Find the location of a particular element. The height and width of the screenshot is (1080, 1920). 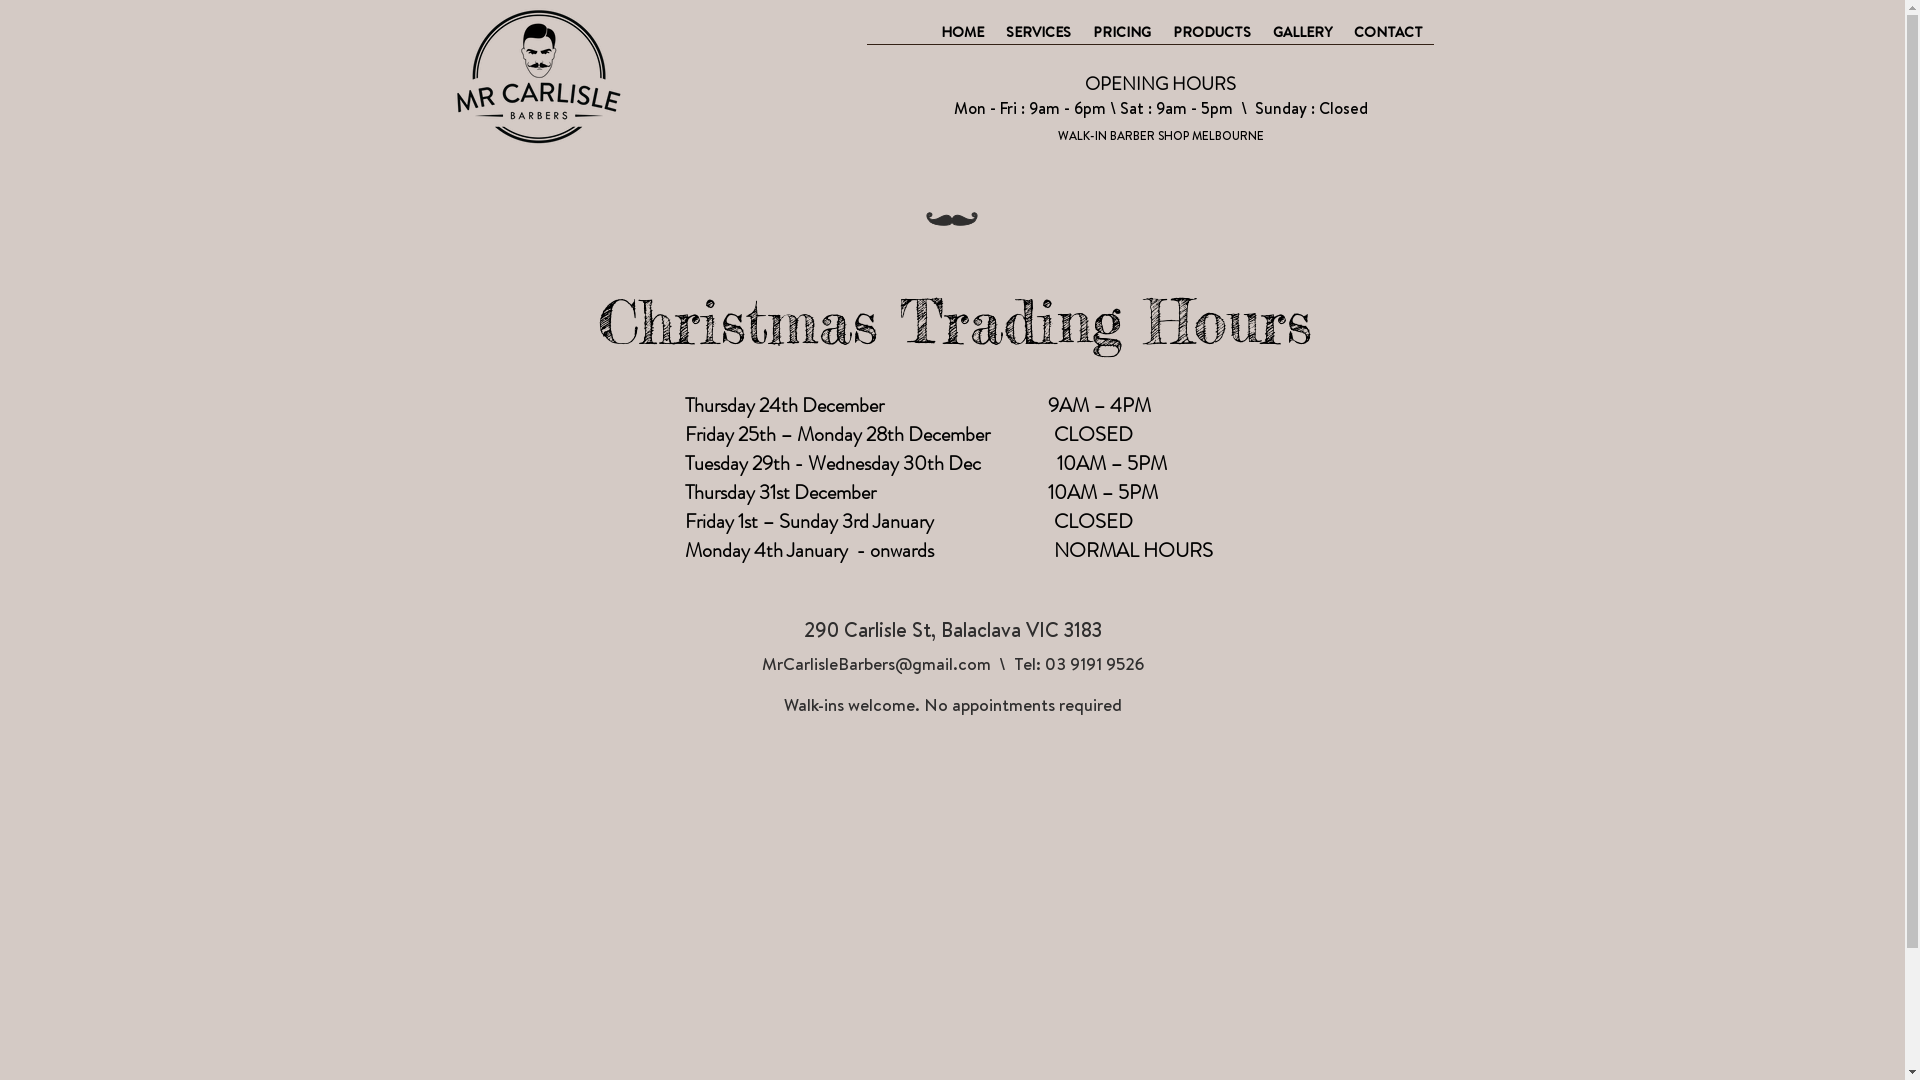

'Google Maps' is located at coordinates (957, 901).